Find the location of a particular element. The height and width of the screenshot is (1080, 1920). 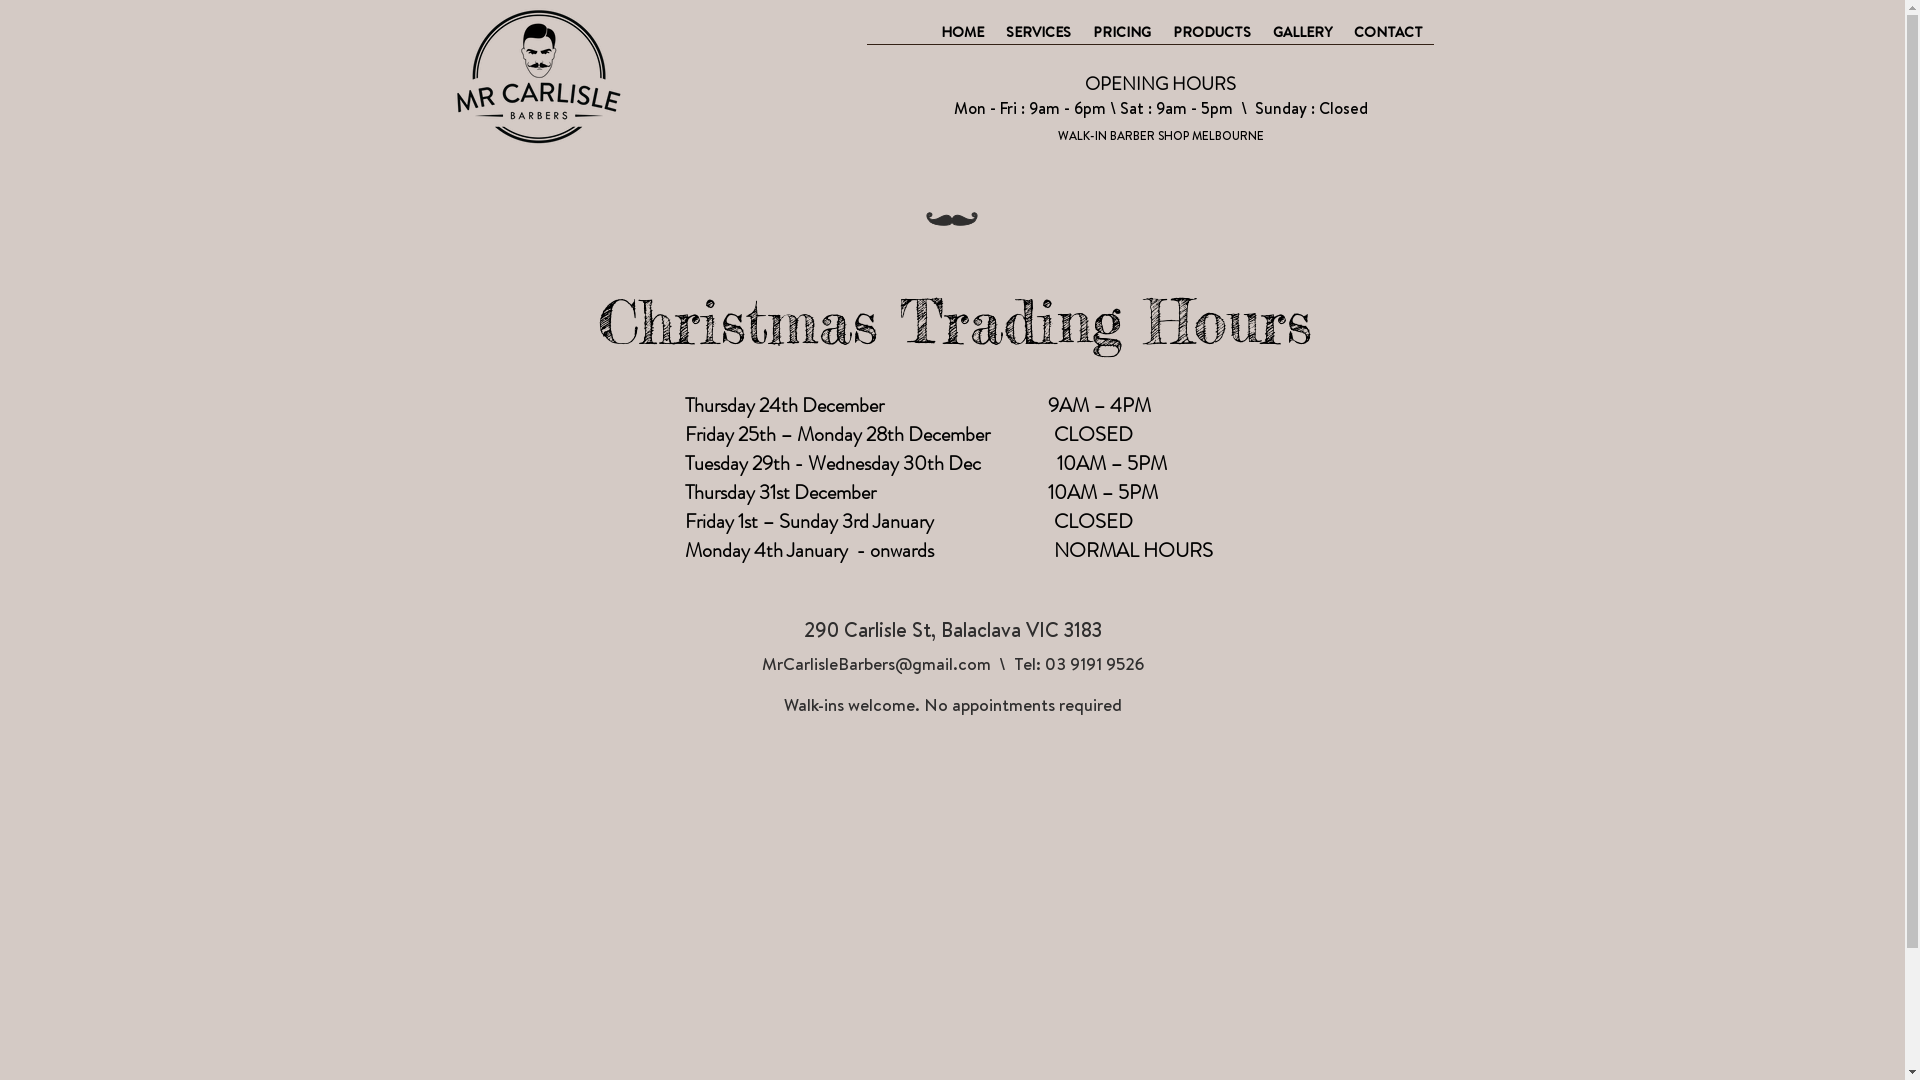

'Google Maps' is located at coordinates (957, 901).